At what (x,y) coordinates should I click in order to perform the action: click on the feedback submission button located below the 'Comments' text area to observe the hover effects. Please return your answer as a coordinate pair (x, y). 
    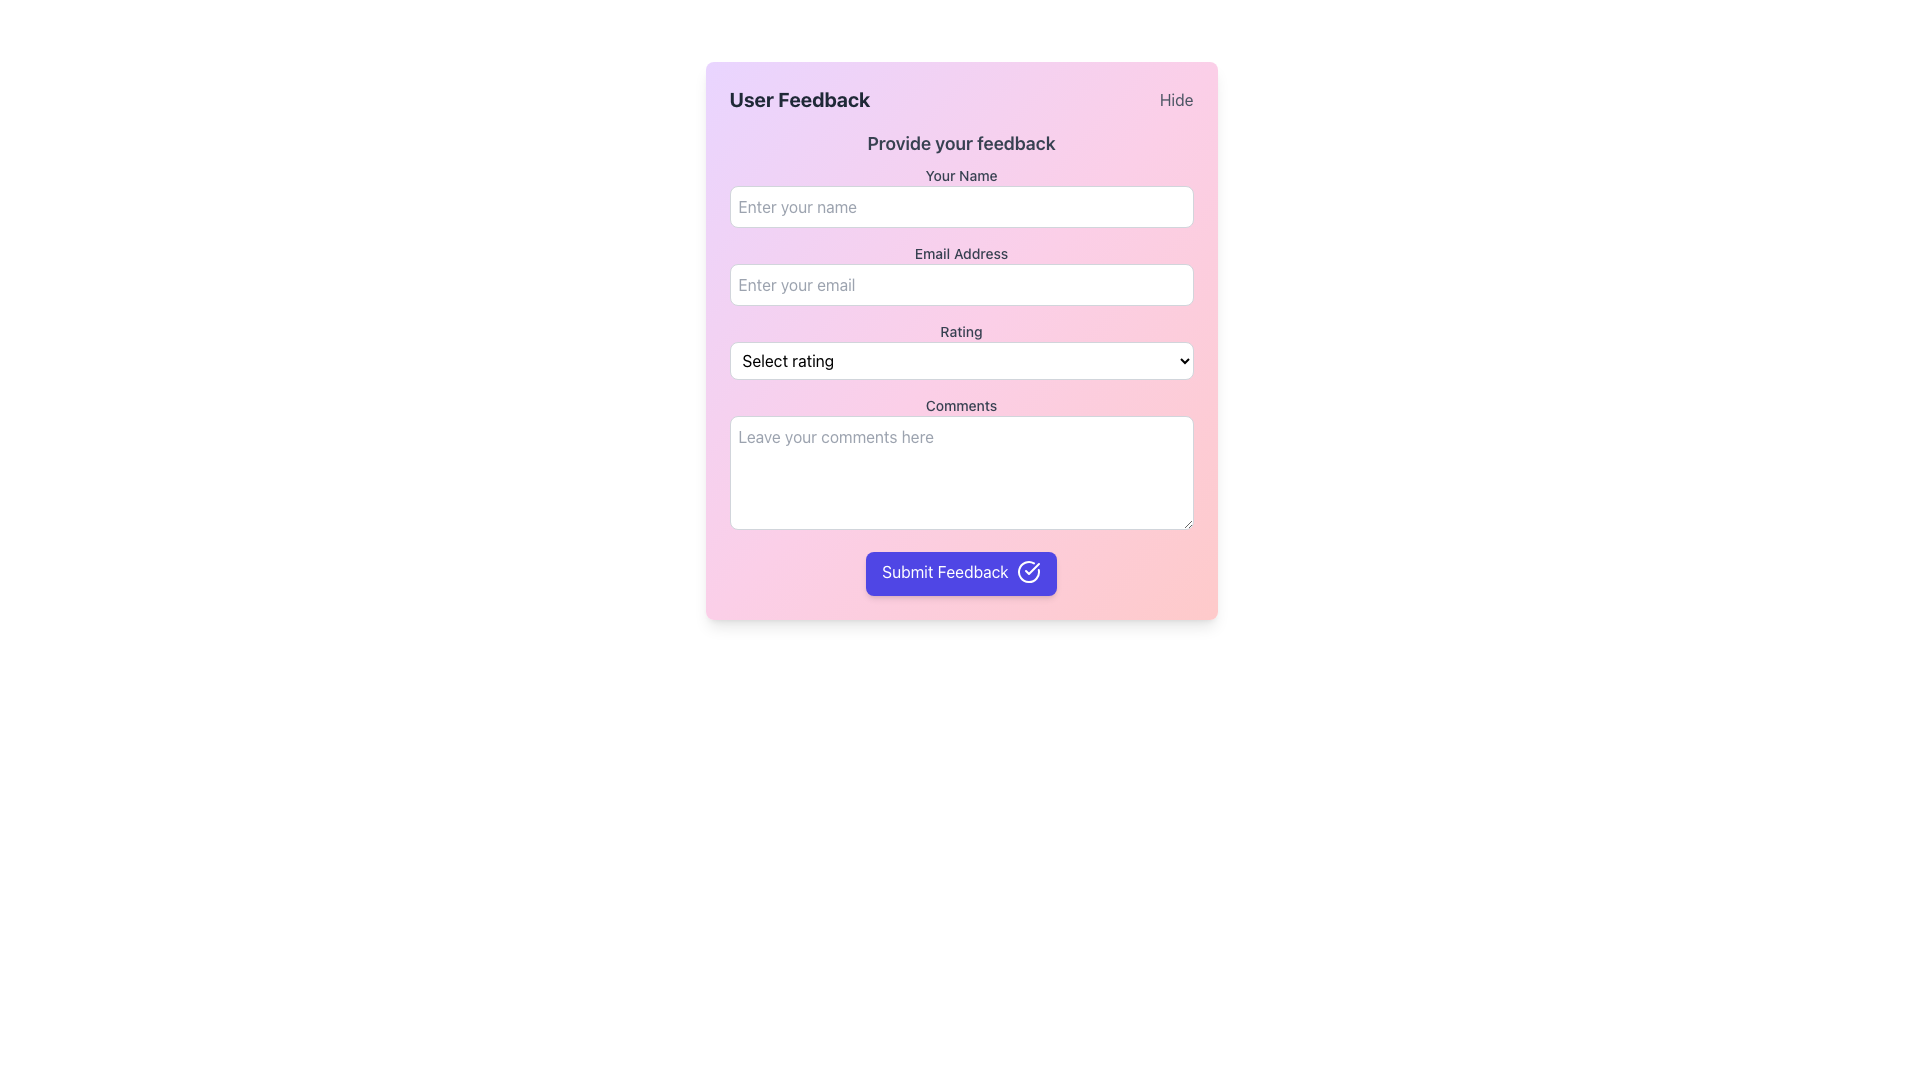
    Looking at the image, I should click on (961, 574).